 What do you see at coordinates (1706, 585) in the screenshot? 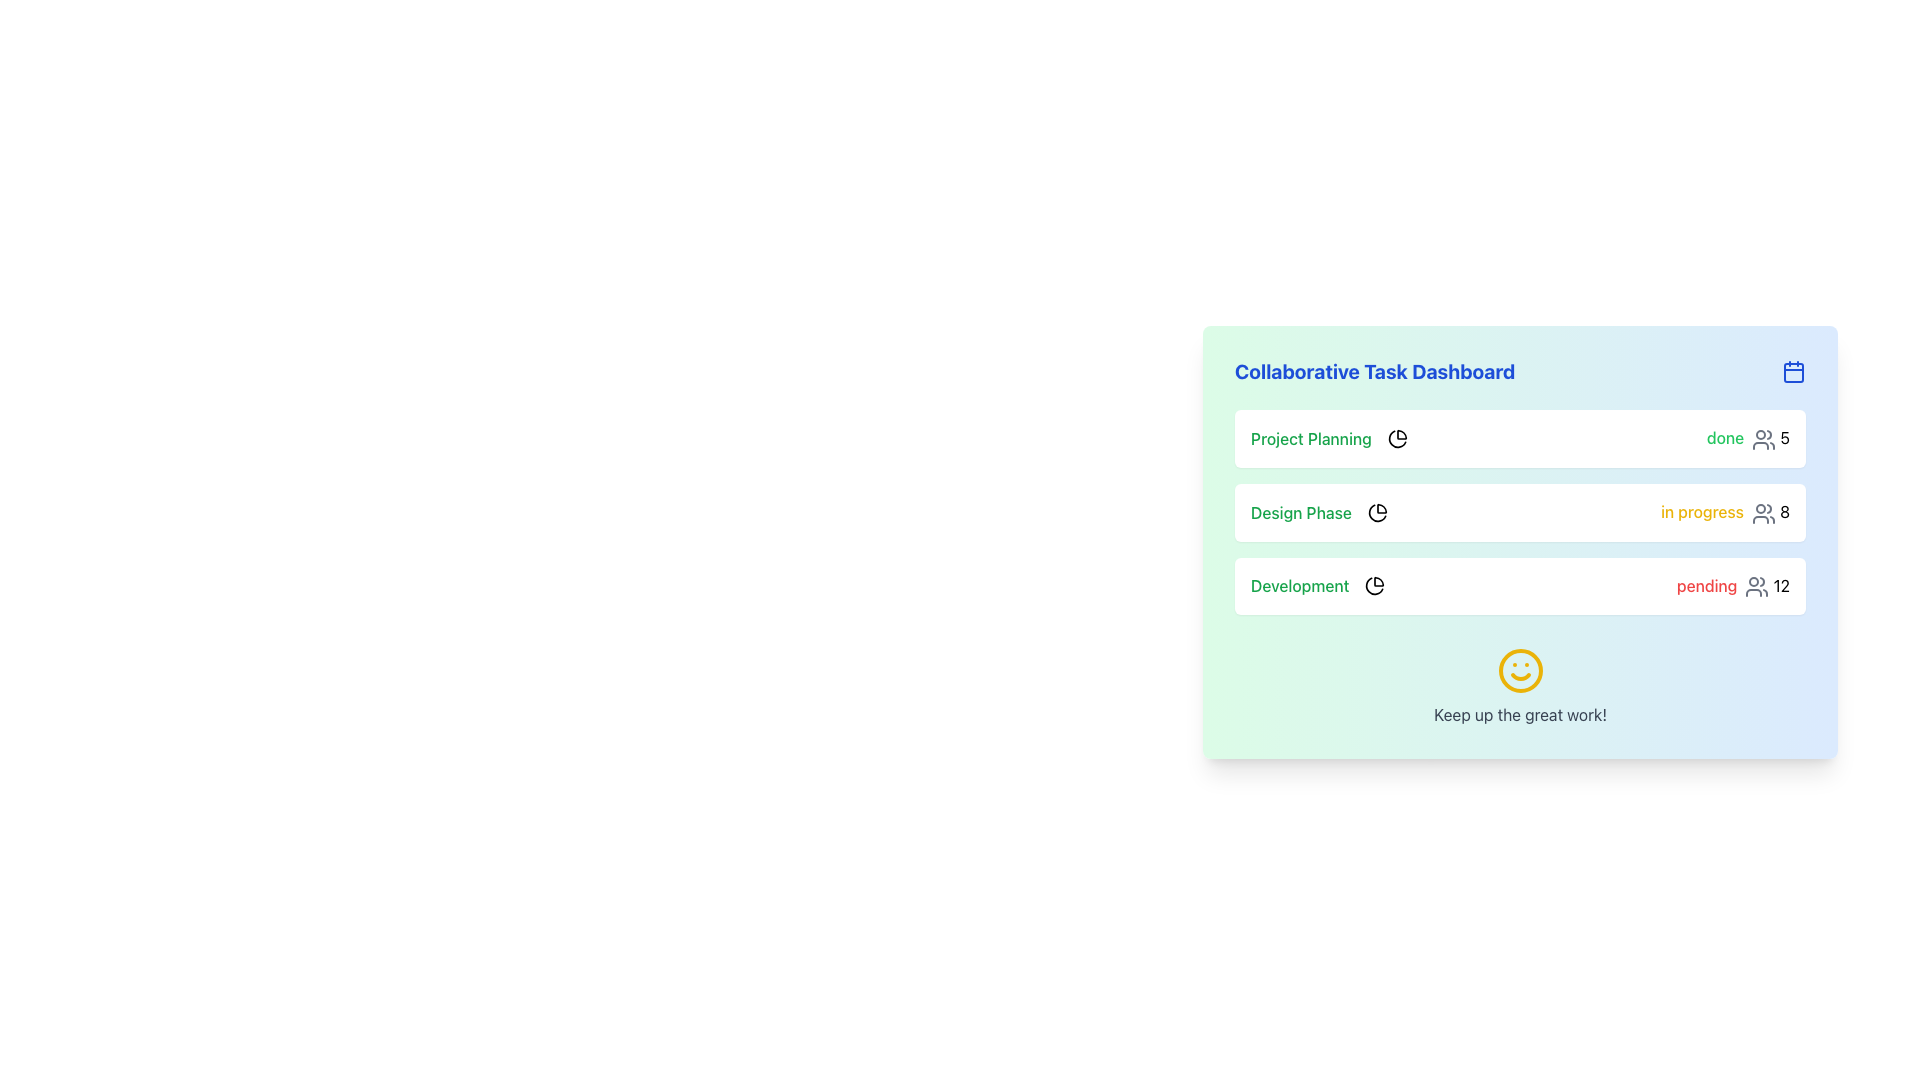
I see `the text label indicating the current status of the corresponding item as 'pending', located in the 'Development' section of the dashboard interface, adjacent to the user count icon` at bounding box center [1706, 585].